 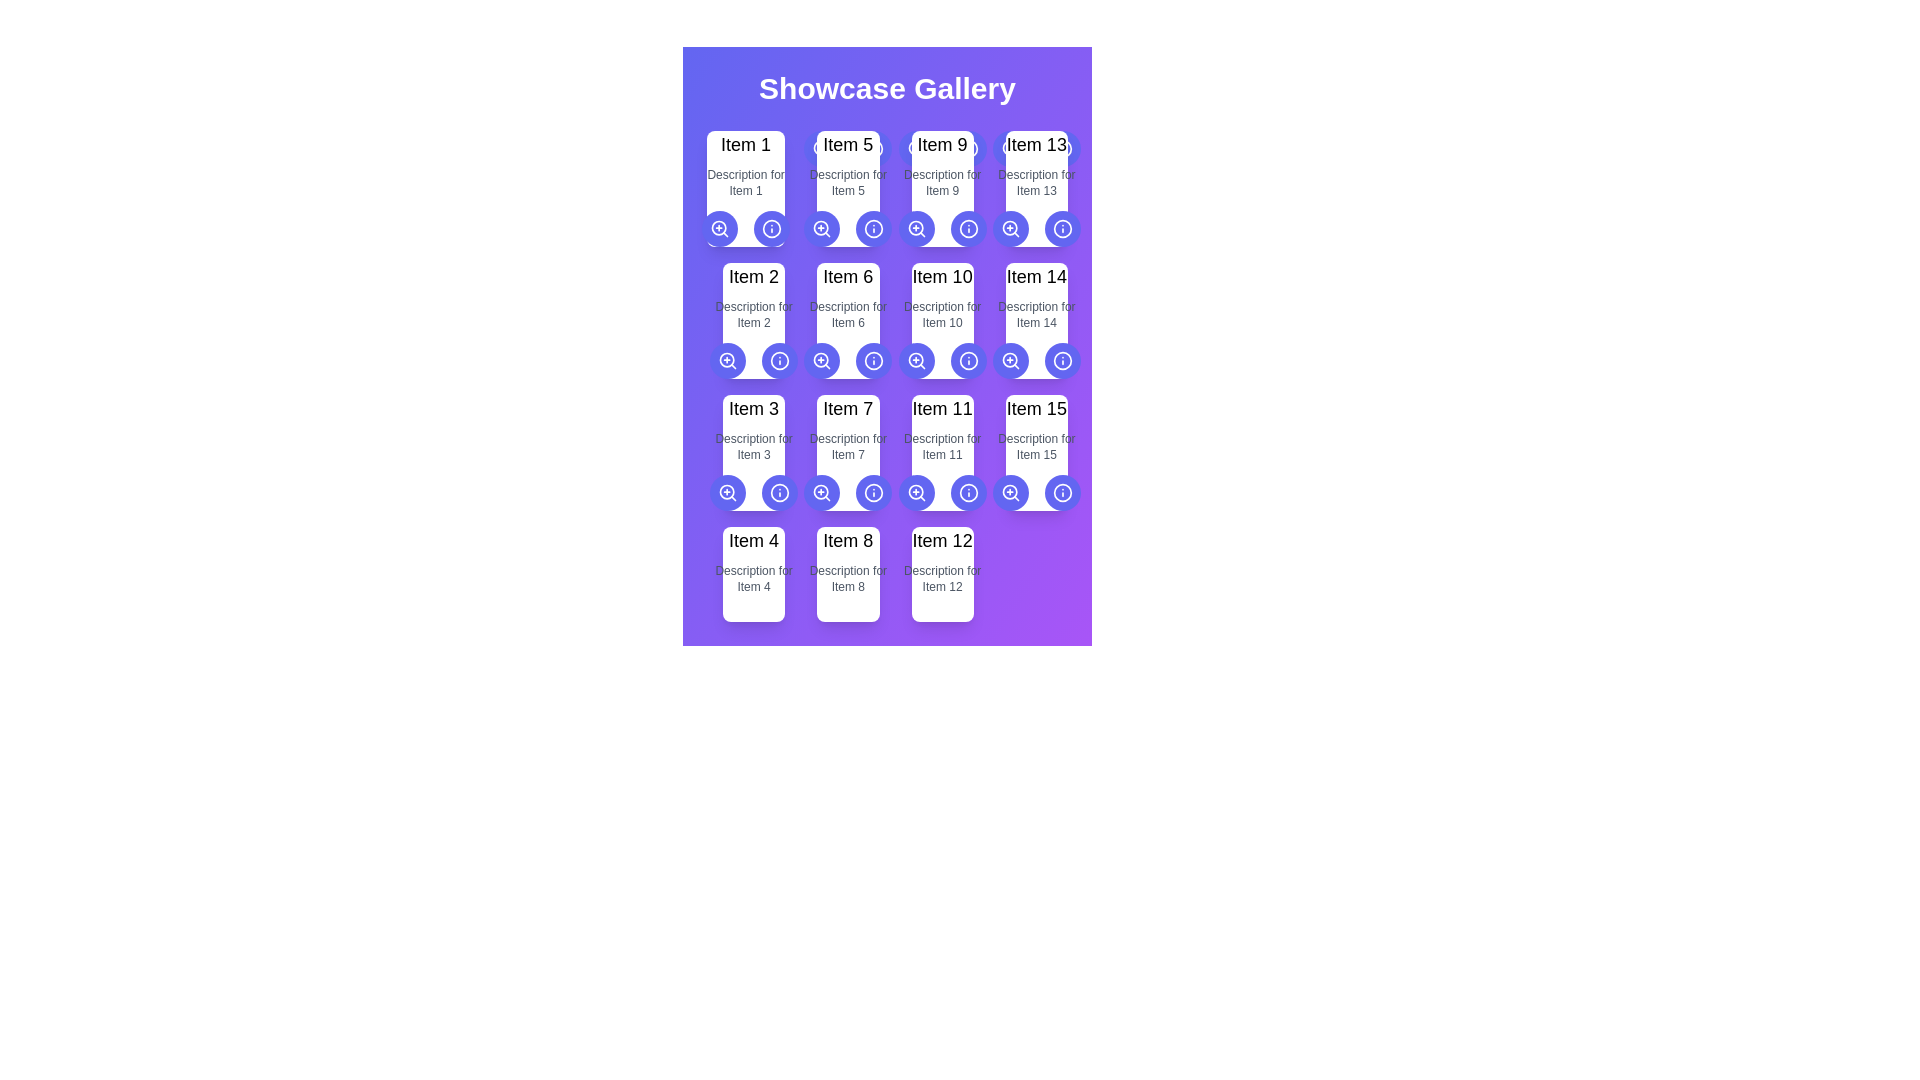 I want to click on the circular zoom-in icon with a magnifying glass symbol associated with Item 7, so click(x=822, y=493).